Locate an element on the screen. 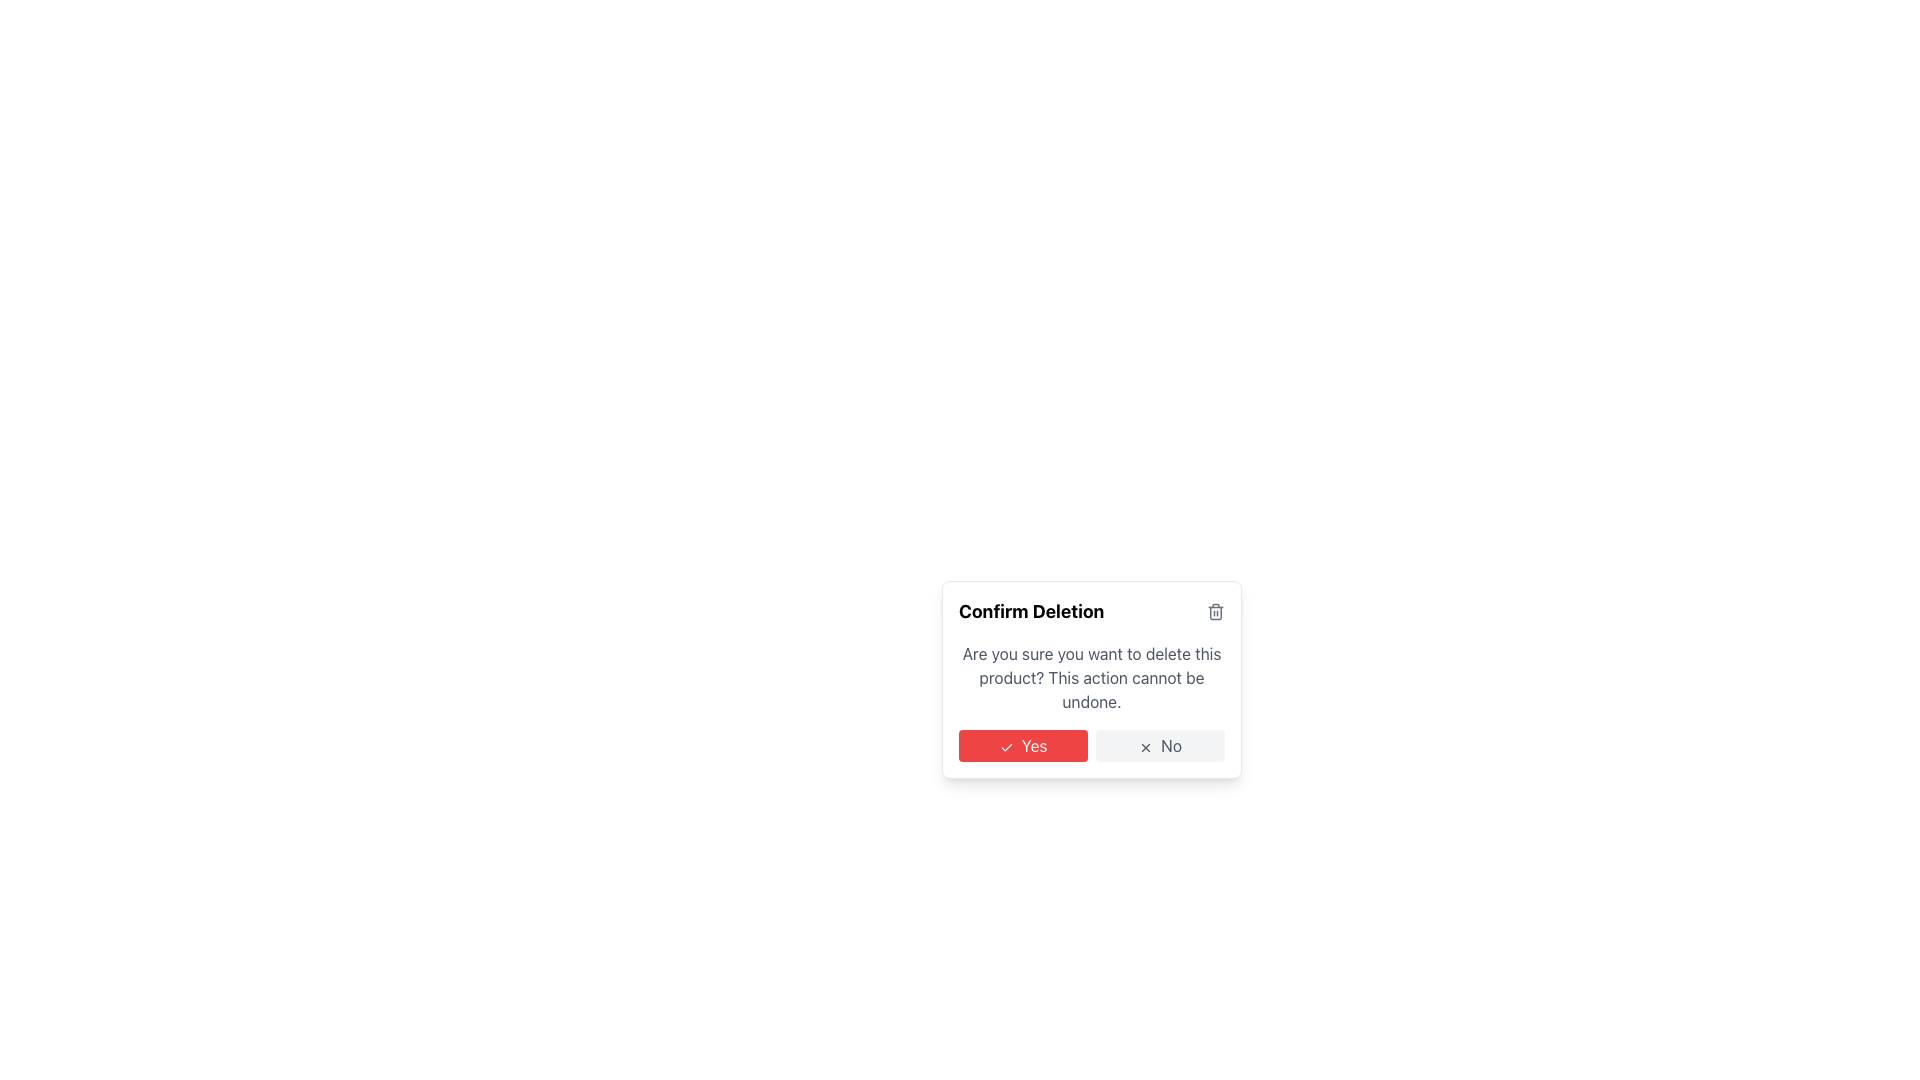  the 'Yes' button with a bold red background and white text is located at coordinates (1023, 745).